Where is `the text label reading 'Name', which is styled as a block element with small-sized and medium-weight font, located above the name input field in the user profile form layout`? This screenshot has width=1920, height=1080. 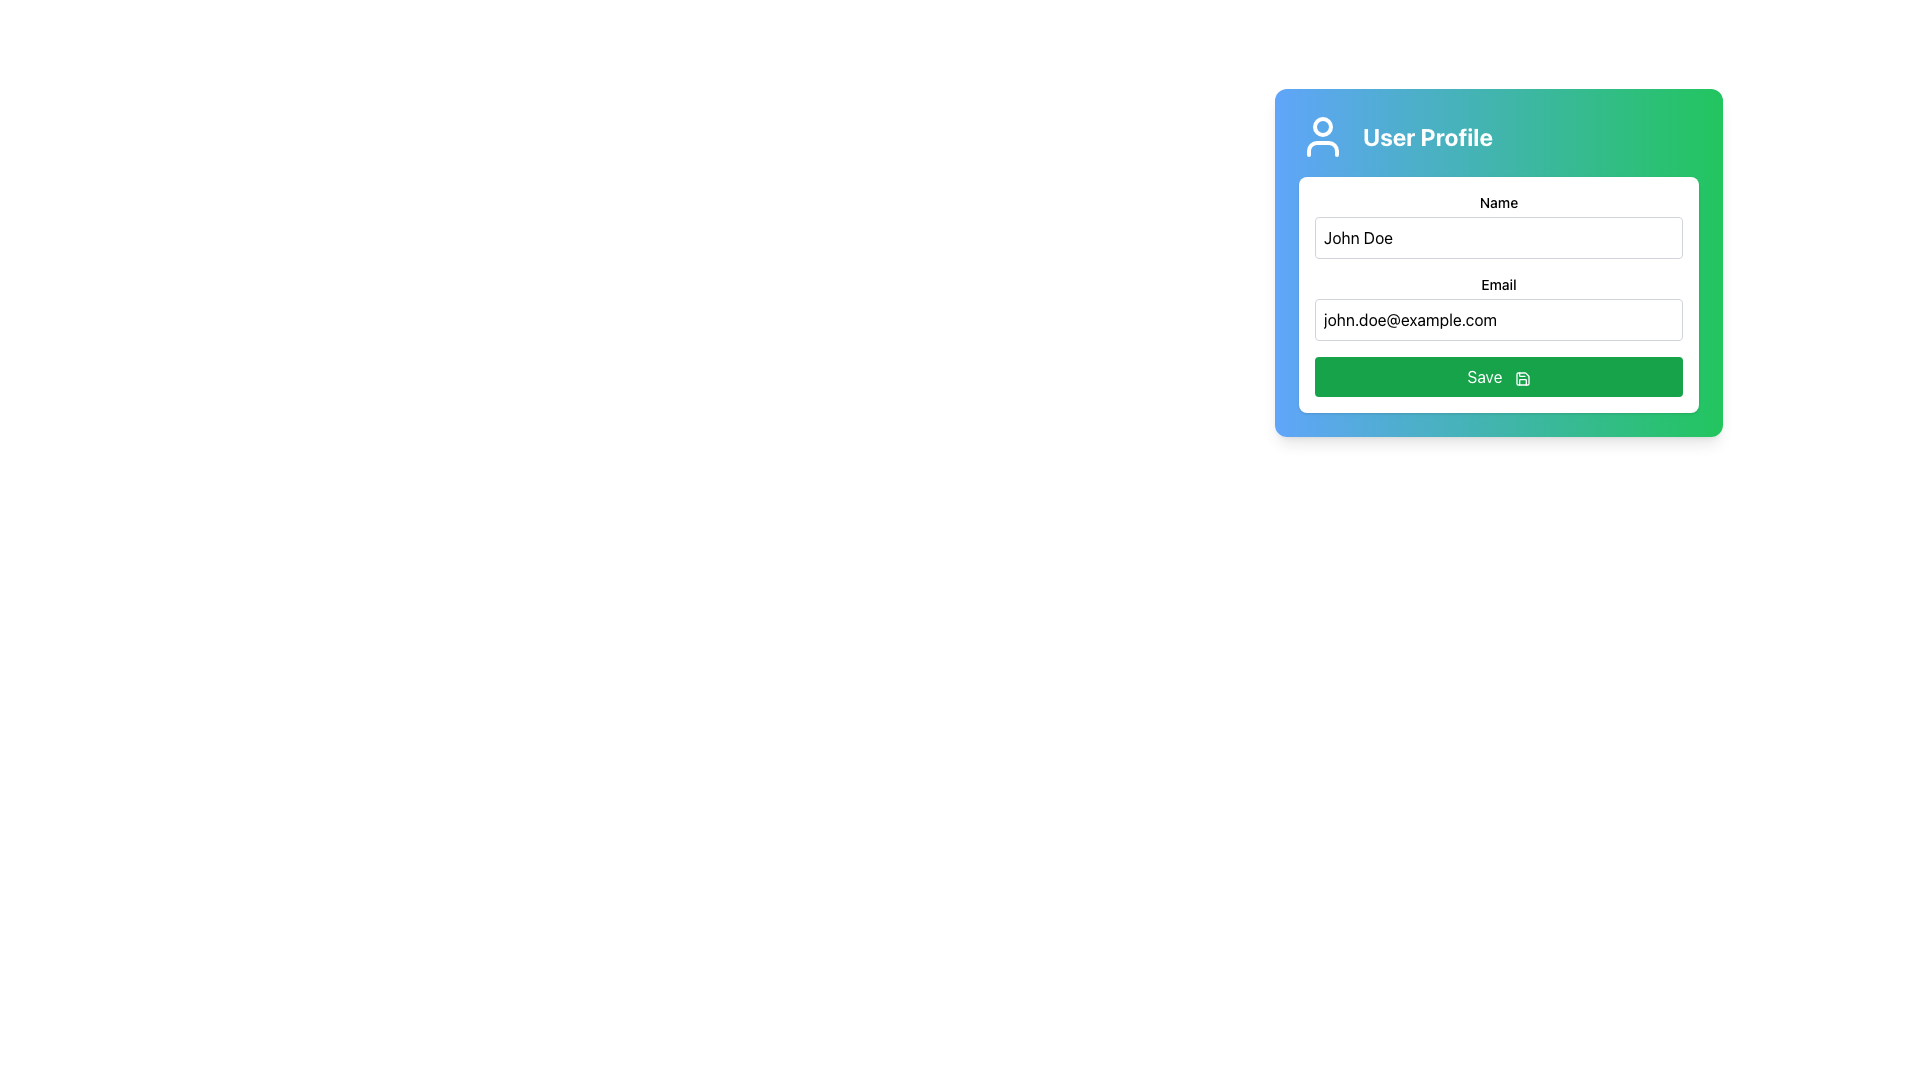
the text label reading 'Name', which is styled as a block element with small-sized and medium-weight font, located above the name input field in the user profile form layout is located at coordinates (1498, 203).